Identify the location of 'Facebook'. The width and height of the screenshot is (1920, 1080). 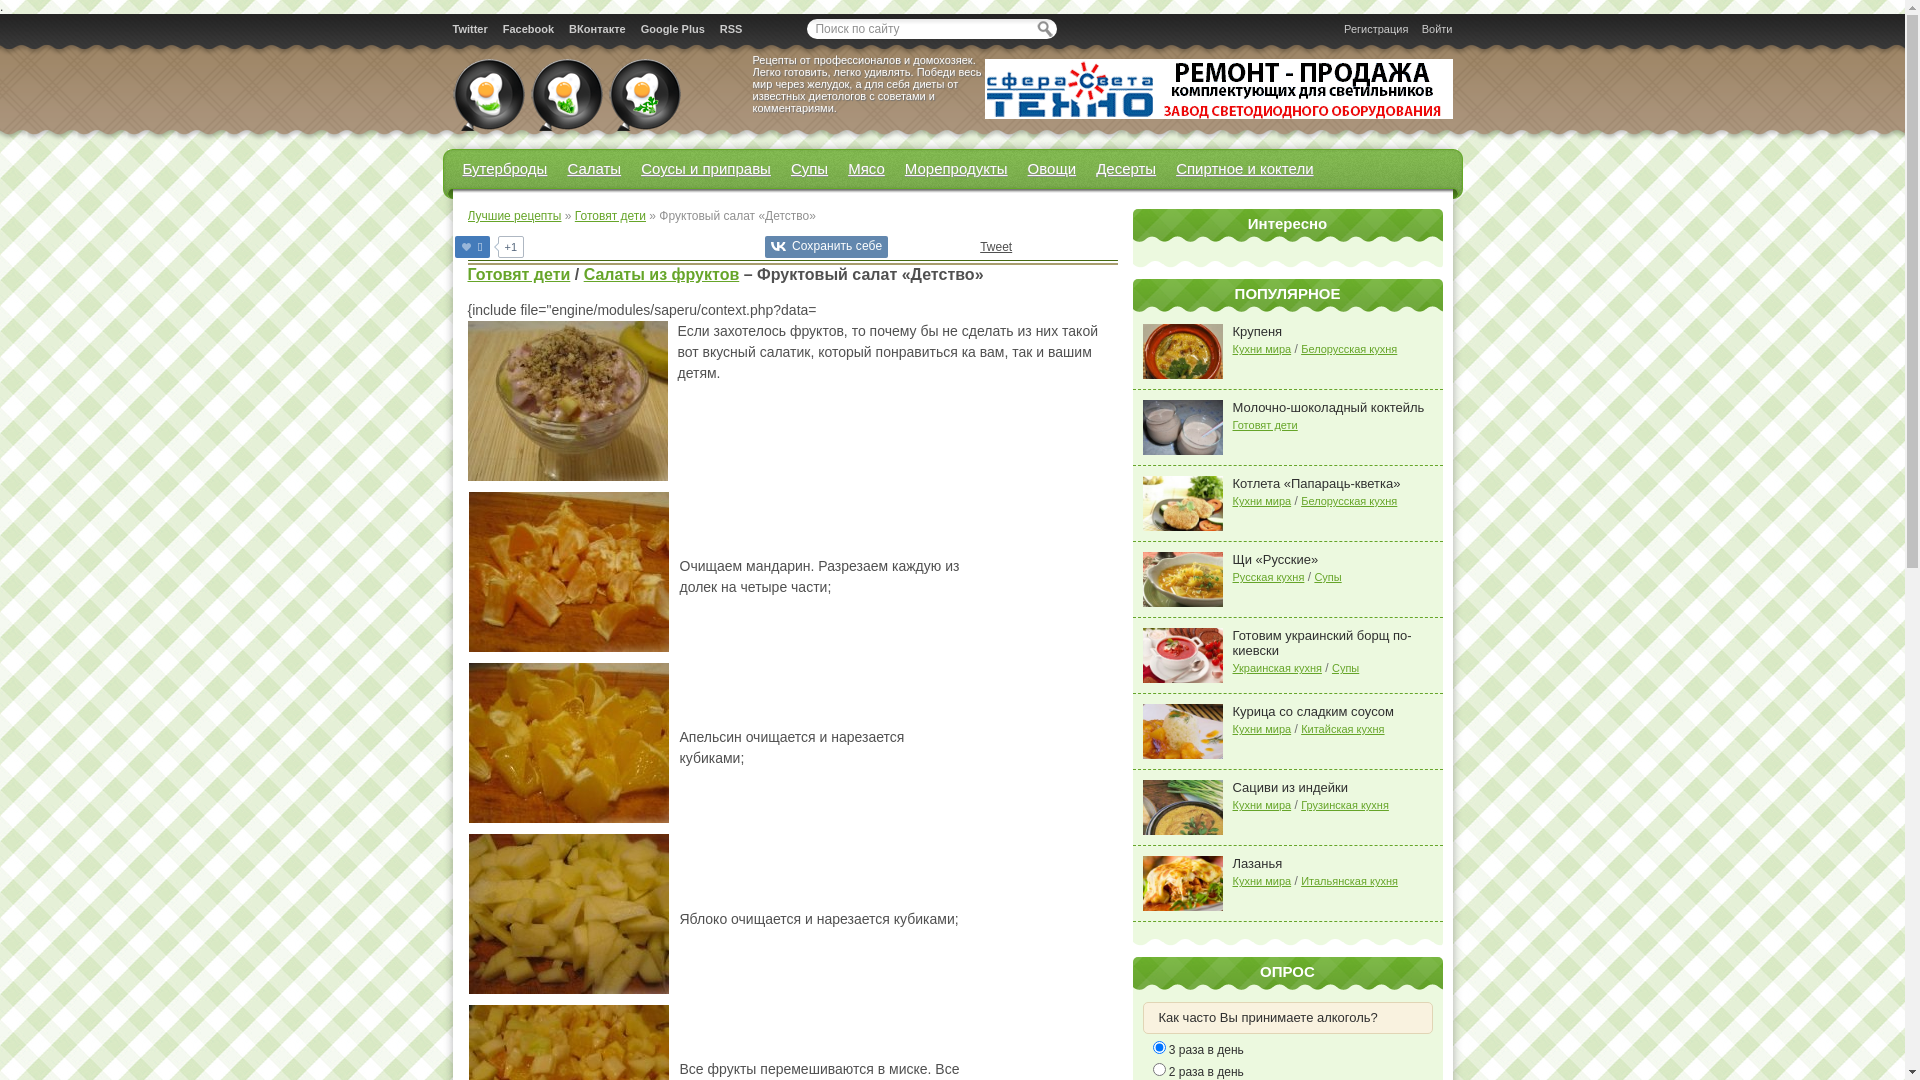
(503, 29).